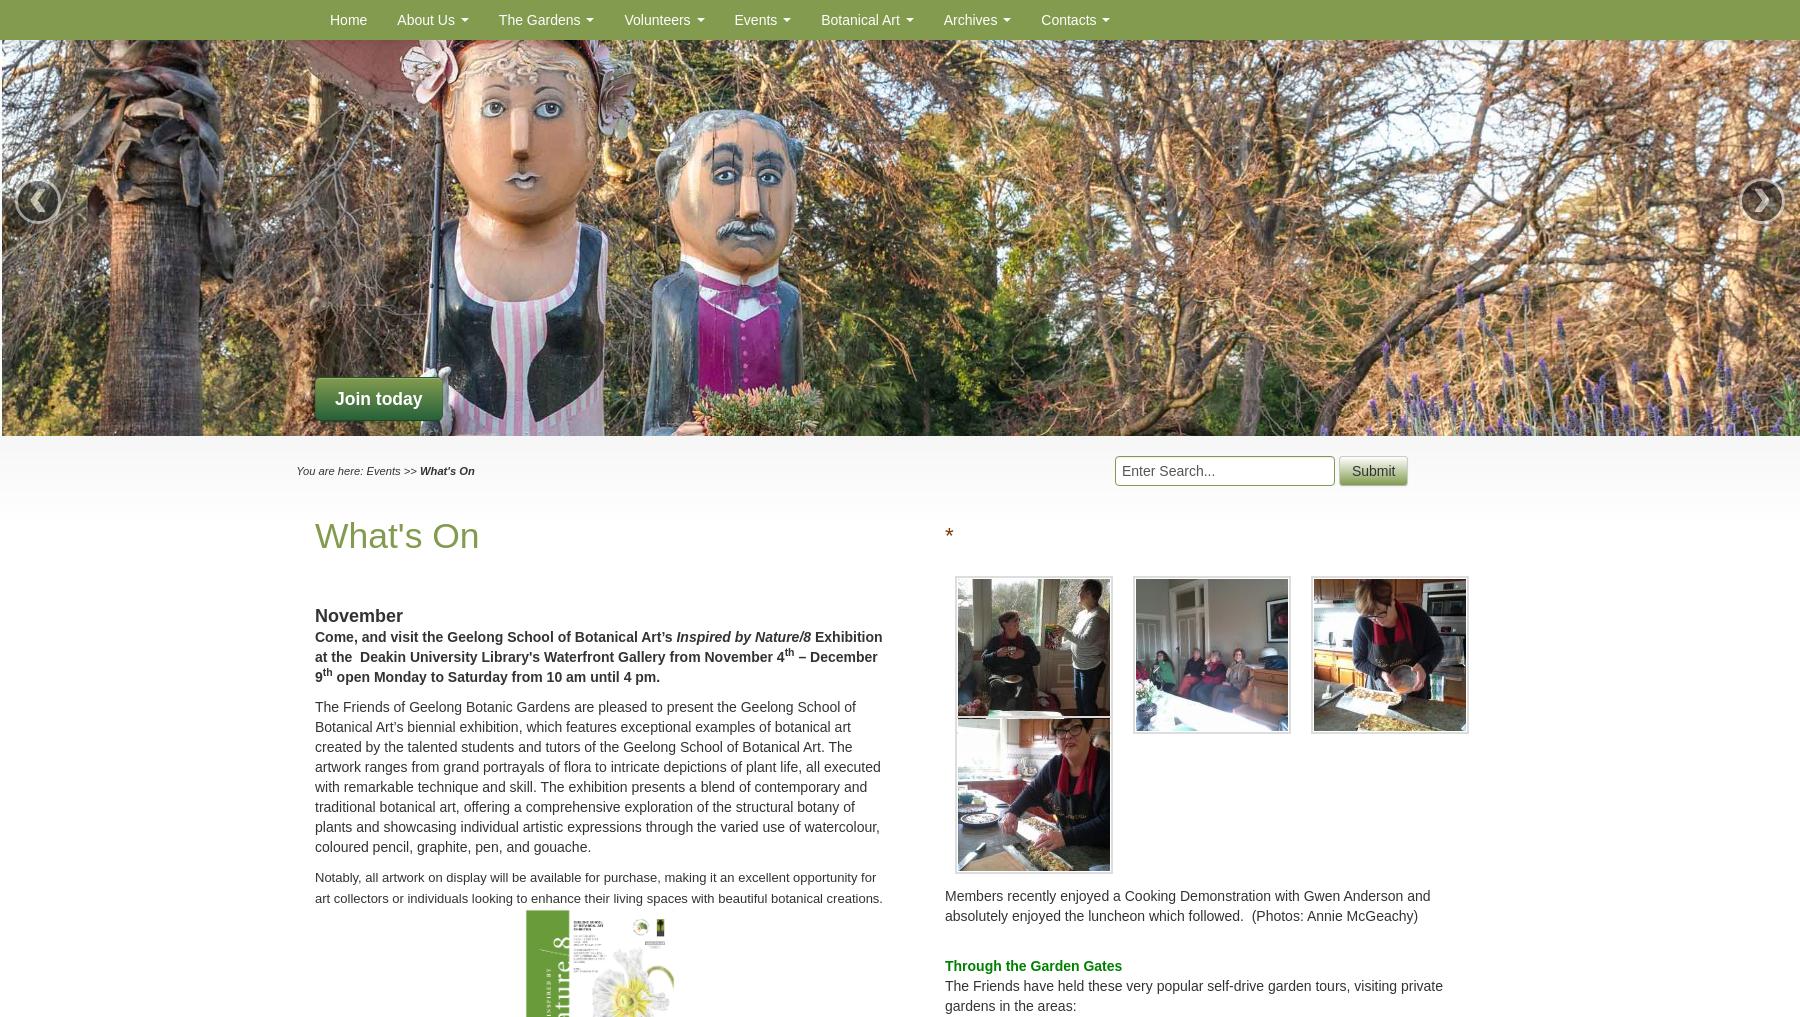  Describe the element at coordinates (409, 469) in the screenshot. I see `'>>'` at that location.